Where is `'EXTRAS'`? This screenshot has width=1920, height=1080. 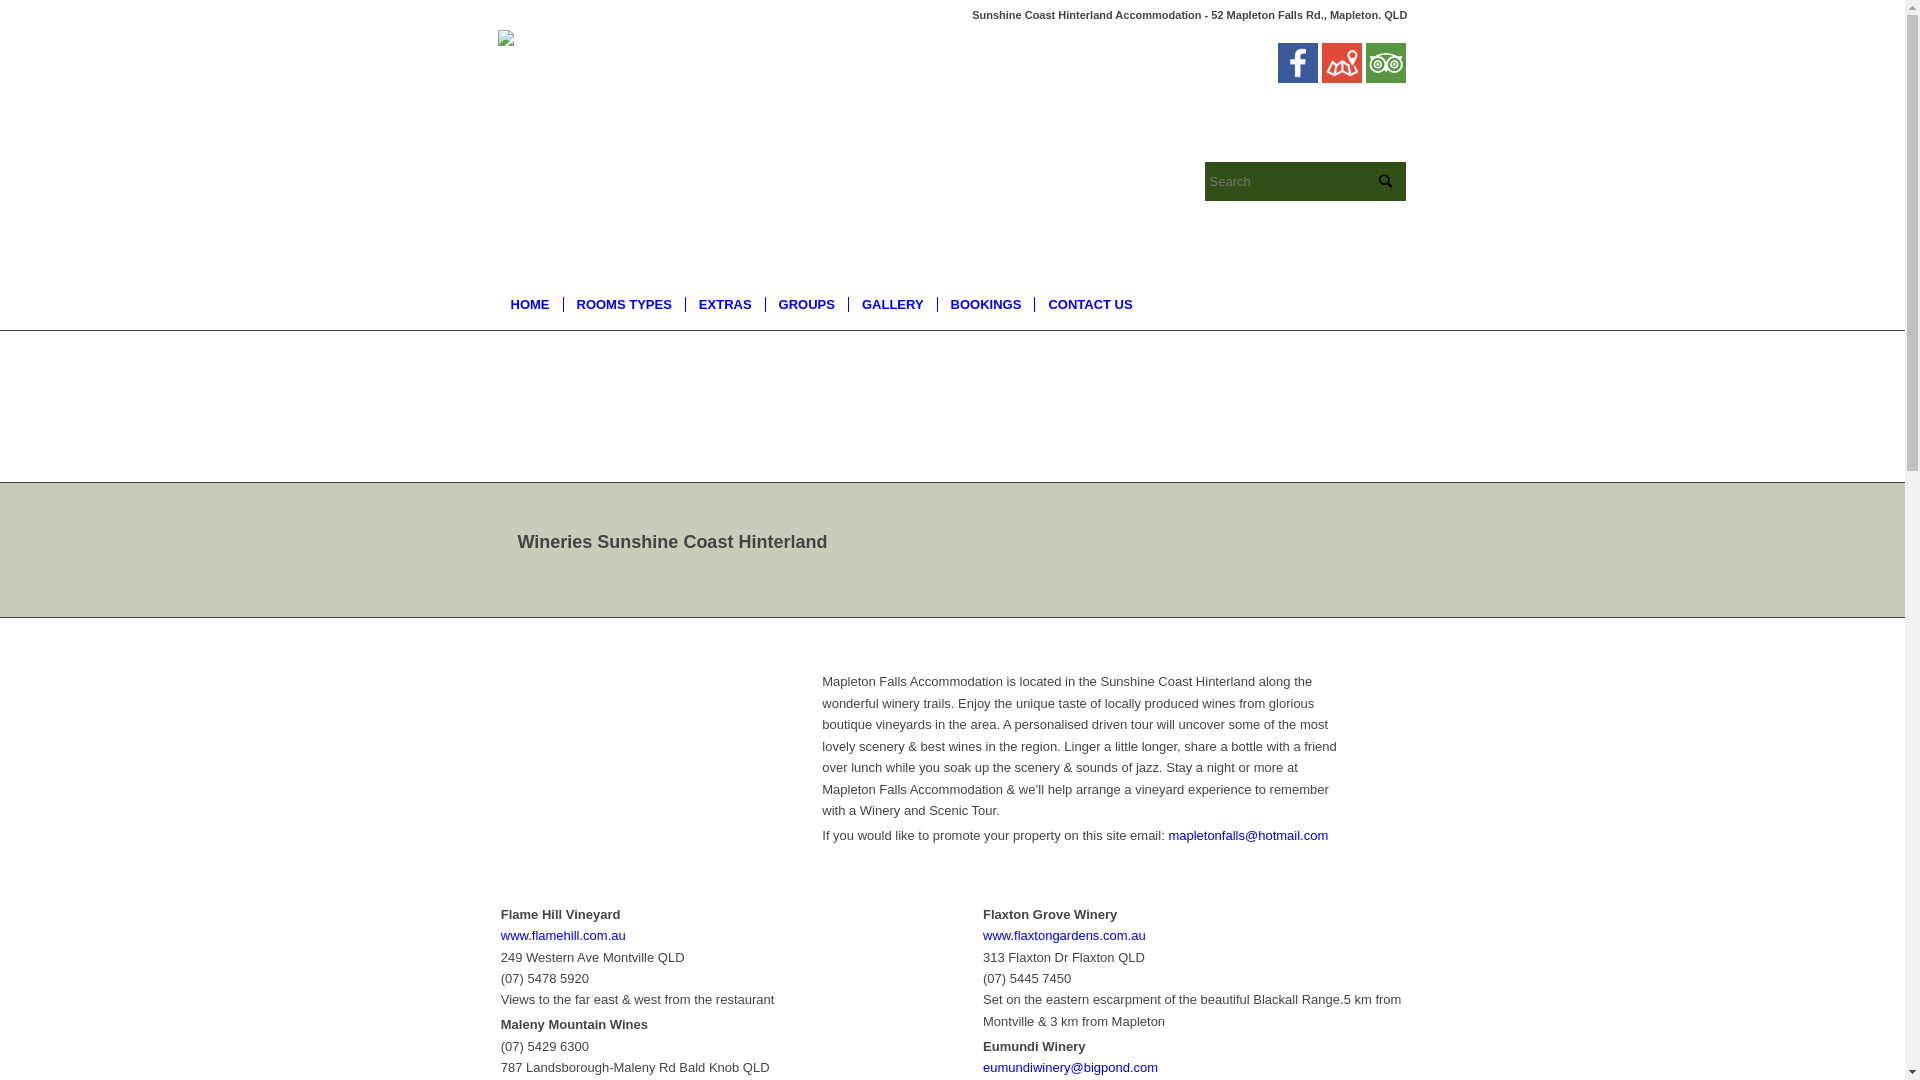
'EXTRAS' is located at coordinates (723, 304).